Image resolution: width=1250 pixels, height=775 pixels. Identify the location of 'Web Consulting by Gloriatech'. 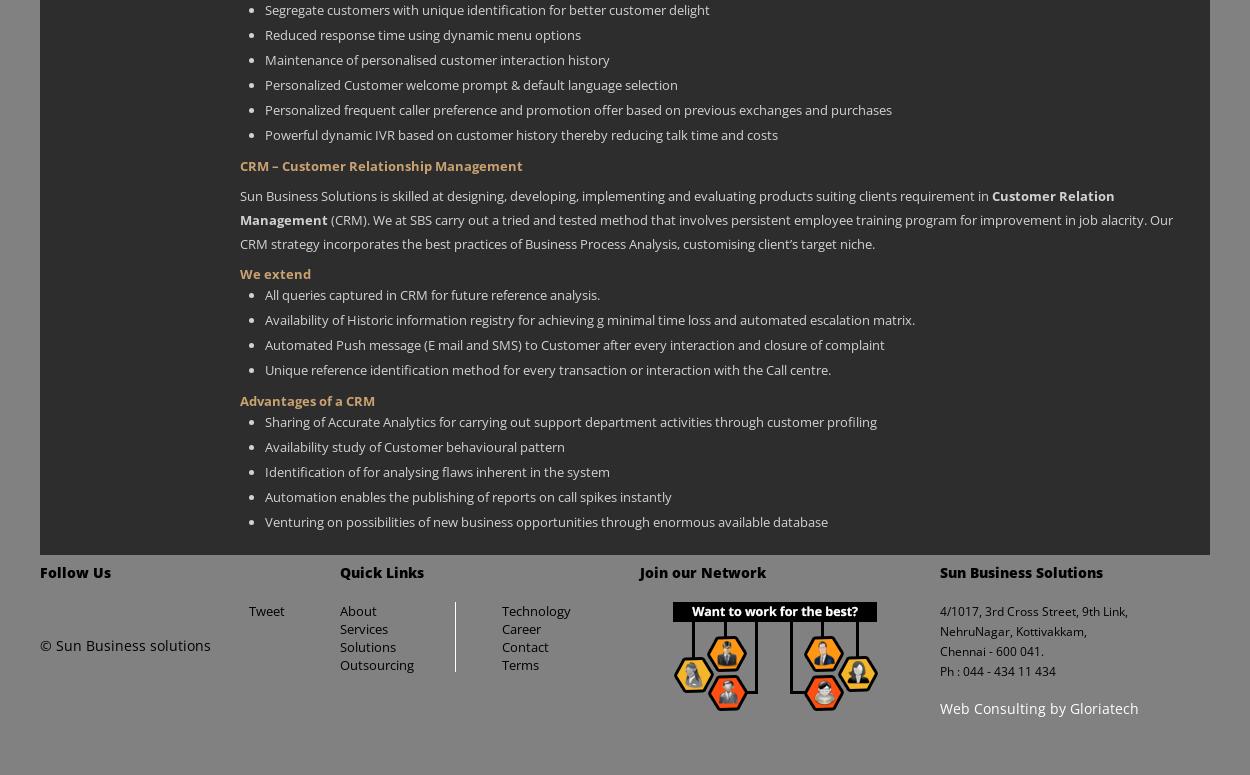
(1039, 707).